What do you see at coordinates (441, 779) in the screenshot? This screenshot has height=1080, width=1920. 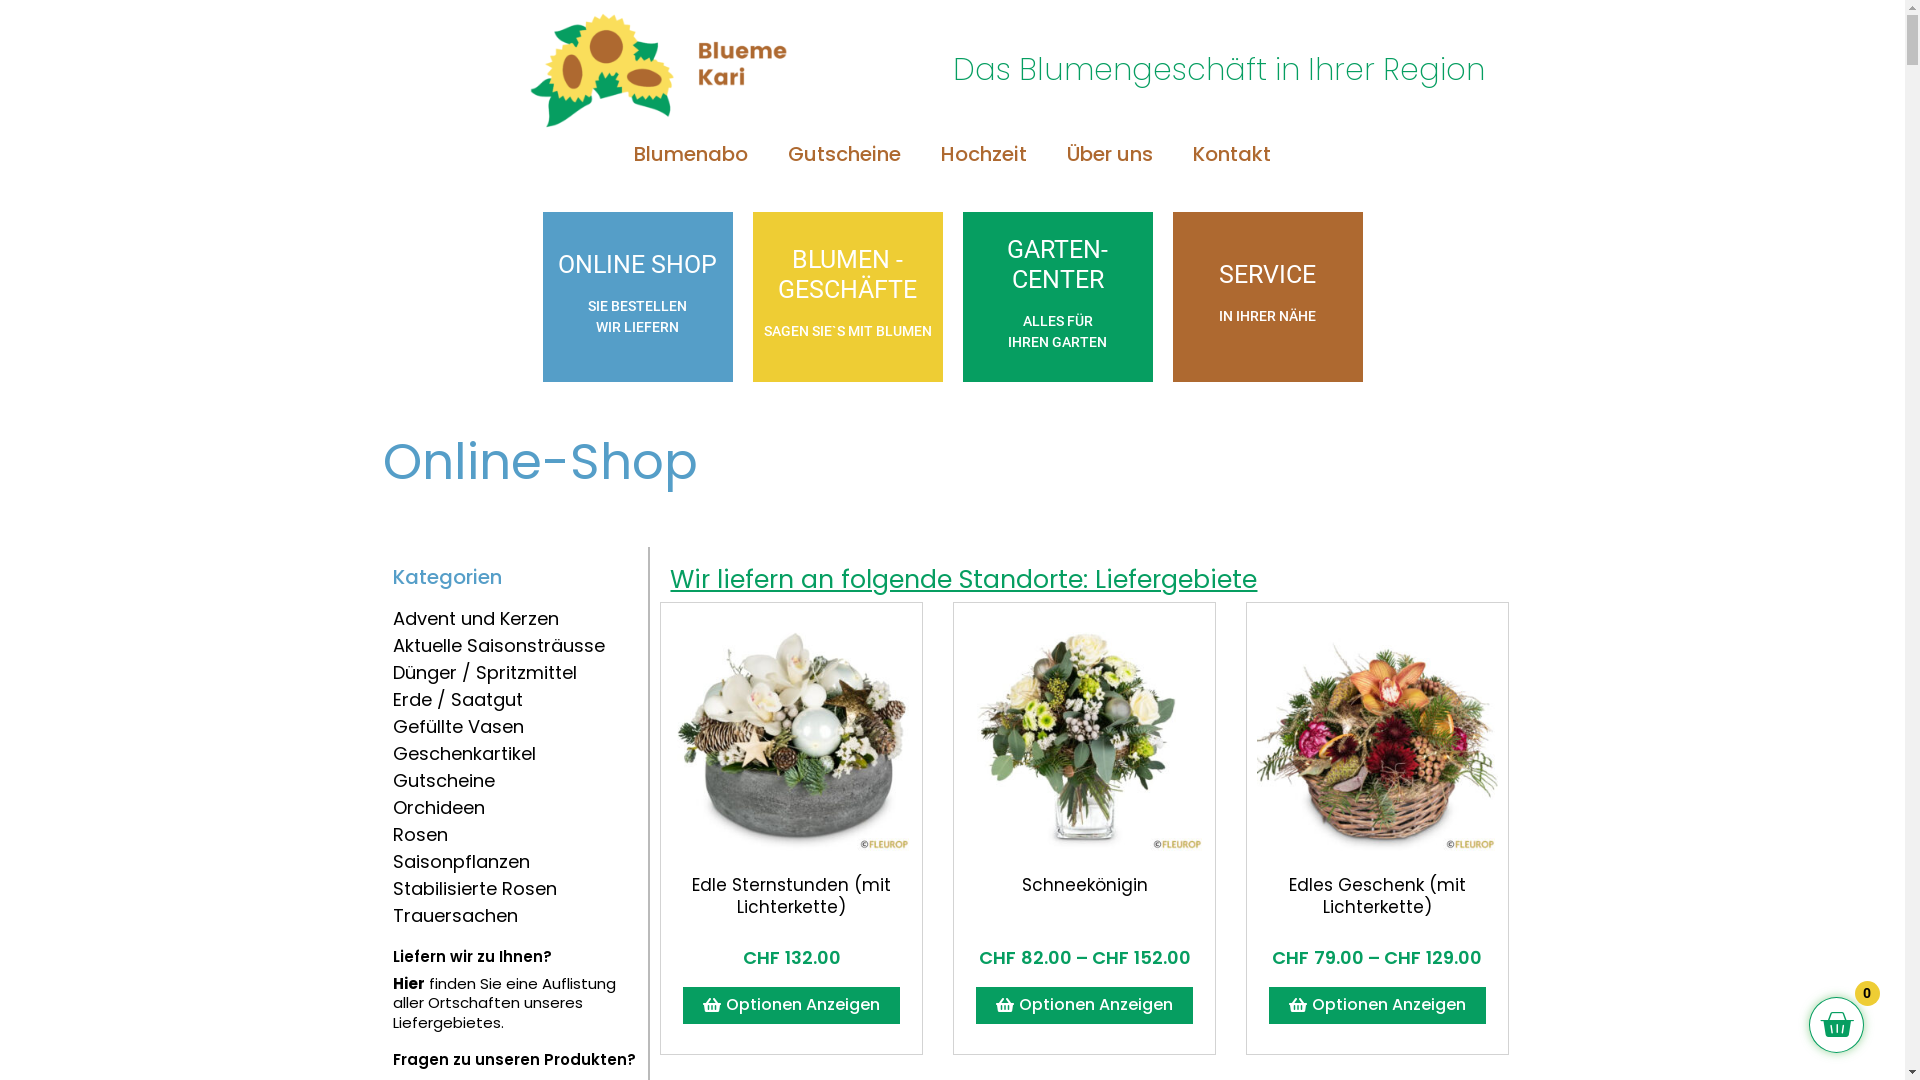 I see `'Gutscheine'` at bounding box center [441, 779].